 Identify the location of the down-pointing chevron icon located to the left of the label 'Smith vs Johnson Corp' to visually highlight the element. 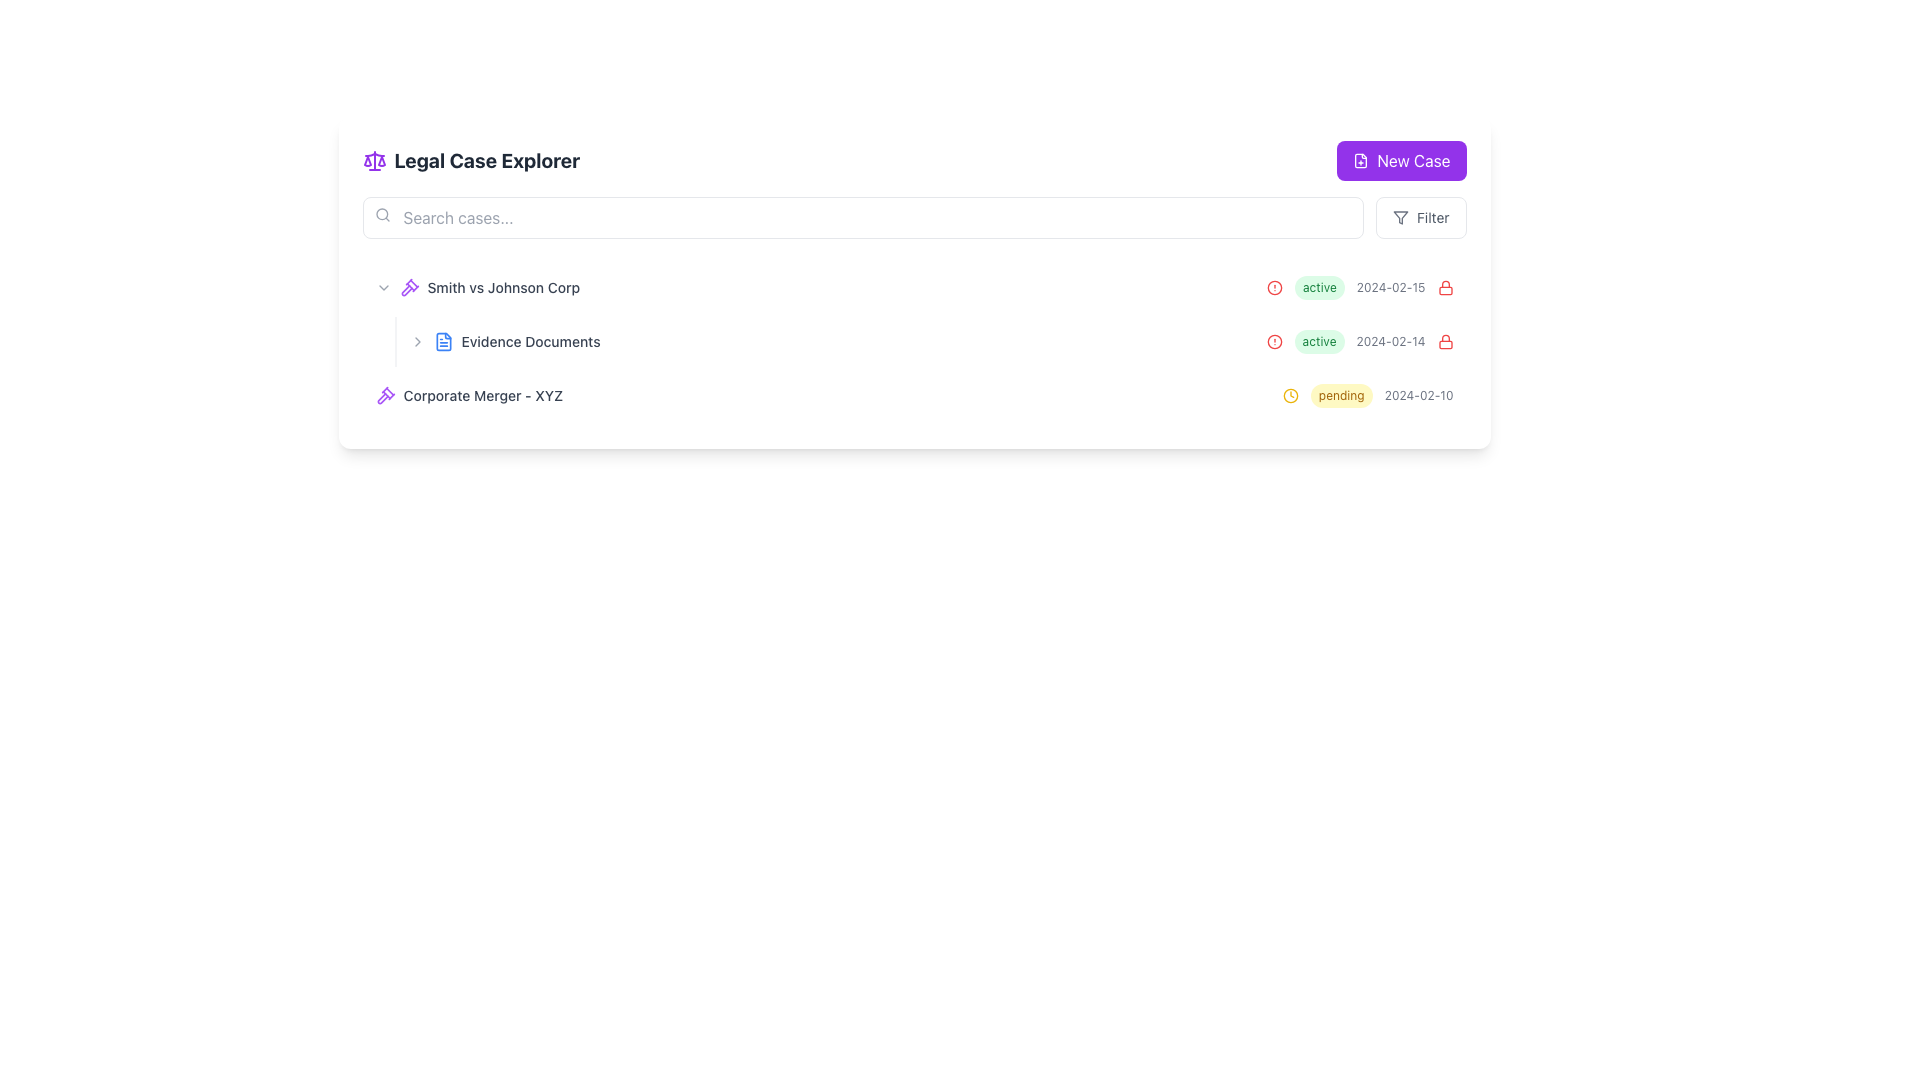
(383, 288).